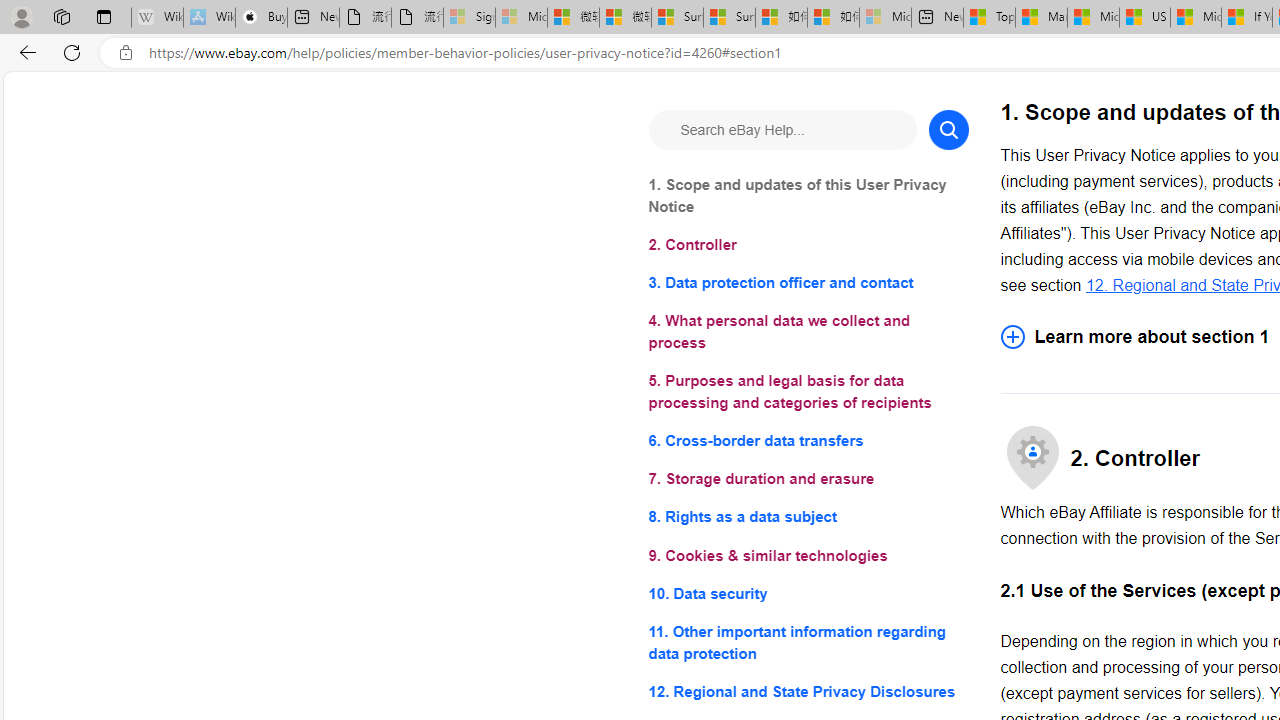 The image size is (1280, 720). I want to click on '3. Data protection officer and contact', so click(808, 283).